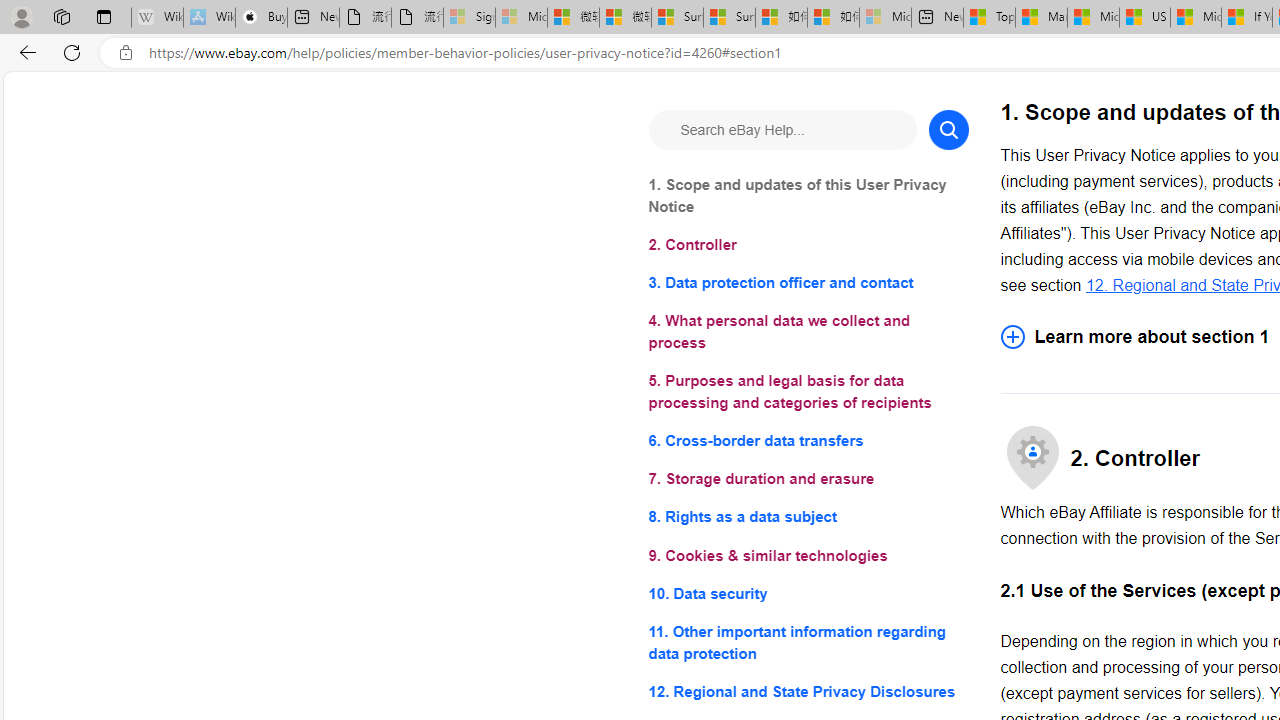 The image size is (1280, 720). I want to click on '3. Data protection officer and contact', so click(808, 283).